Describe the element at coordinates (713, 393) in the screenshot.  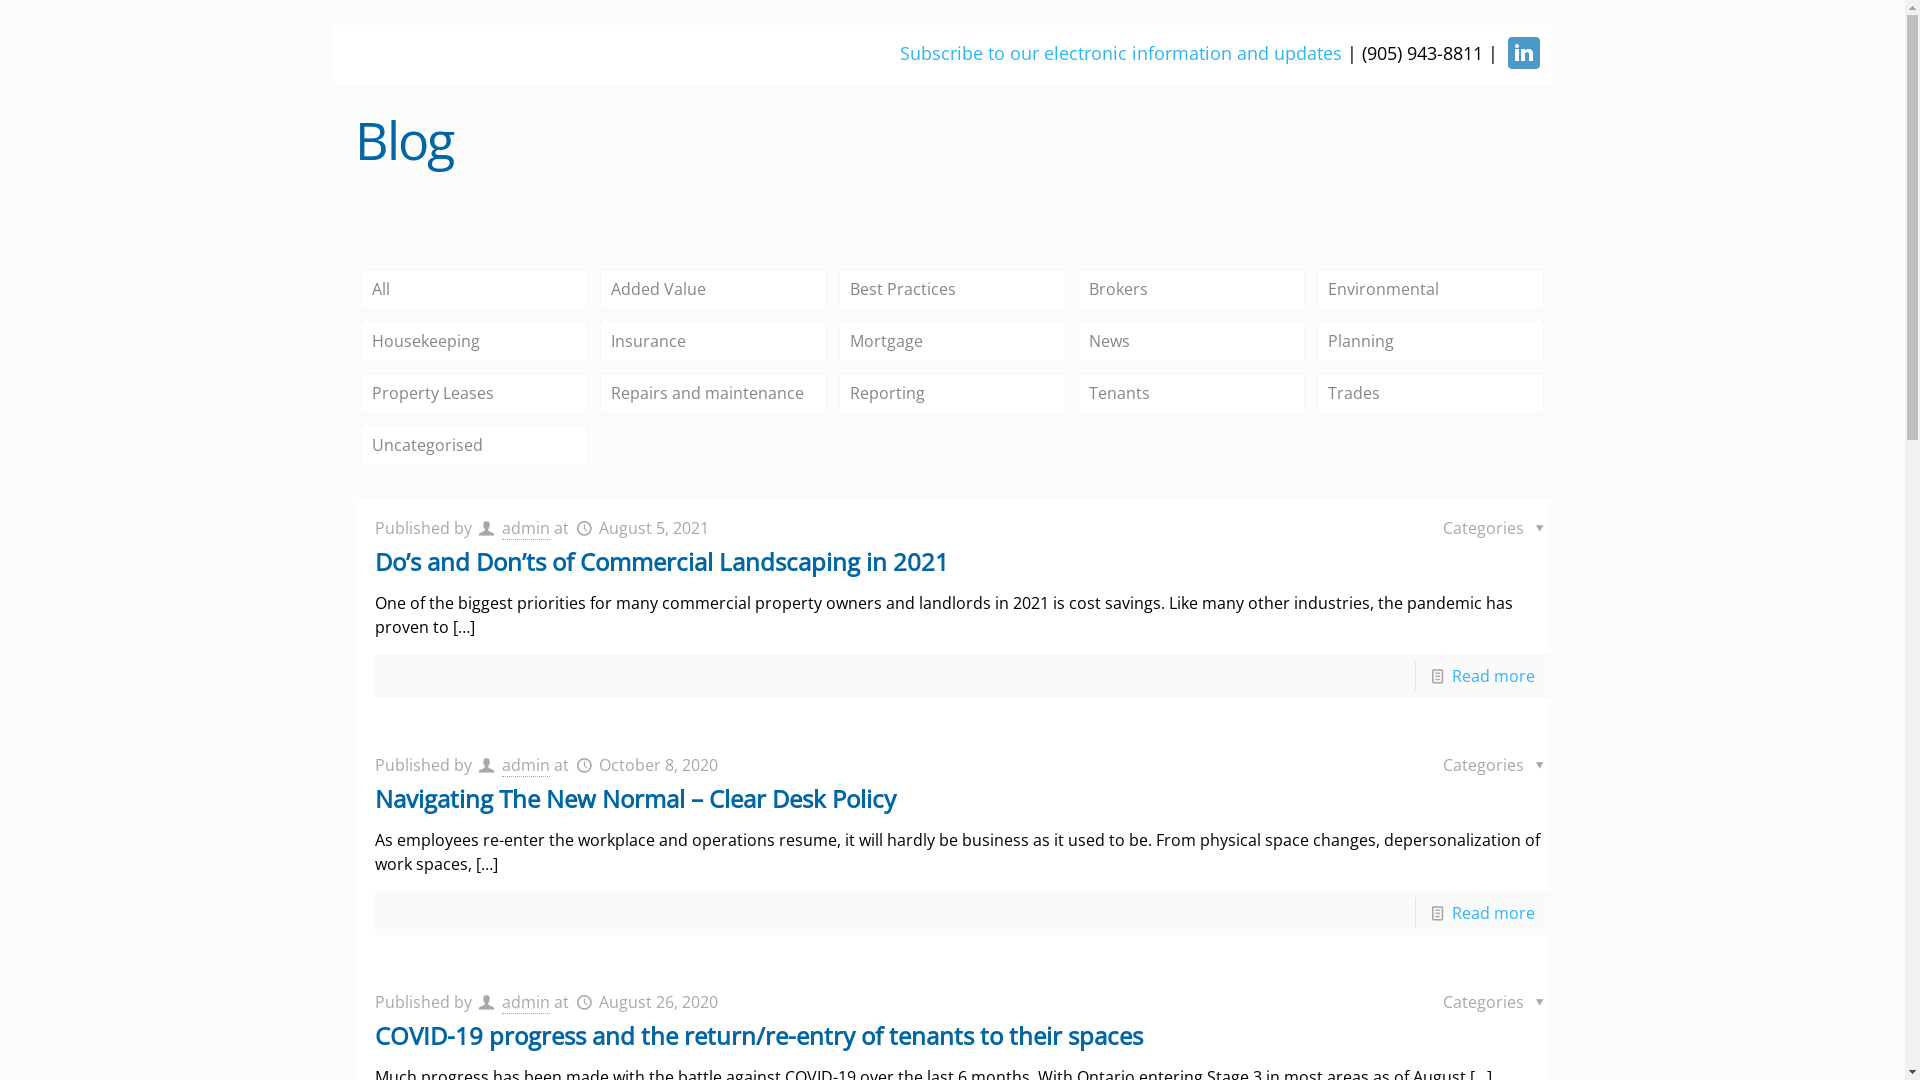
I see `'Repairs and maintenance'` at that location.